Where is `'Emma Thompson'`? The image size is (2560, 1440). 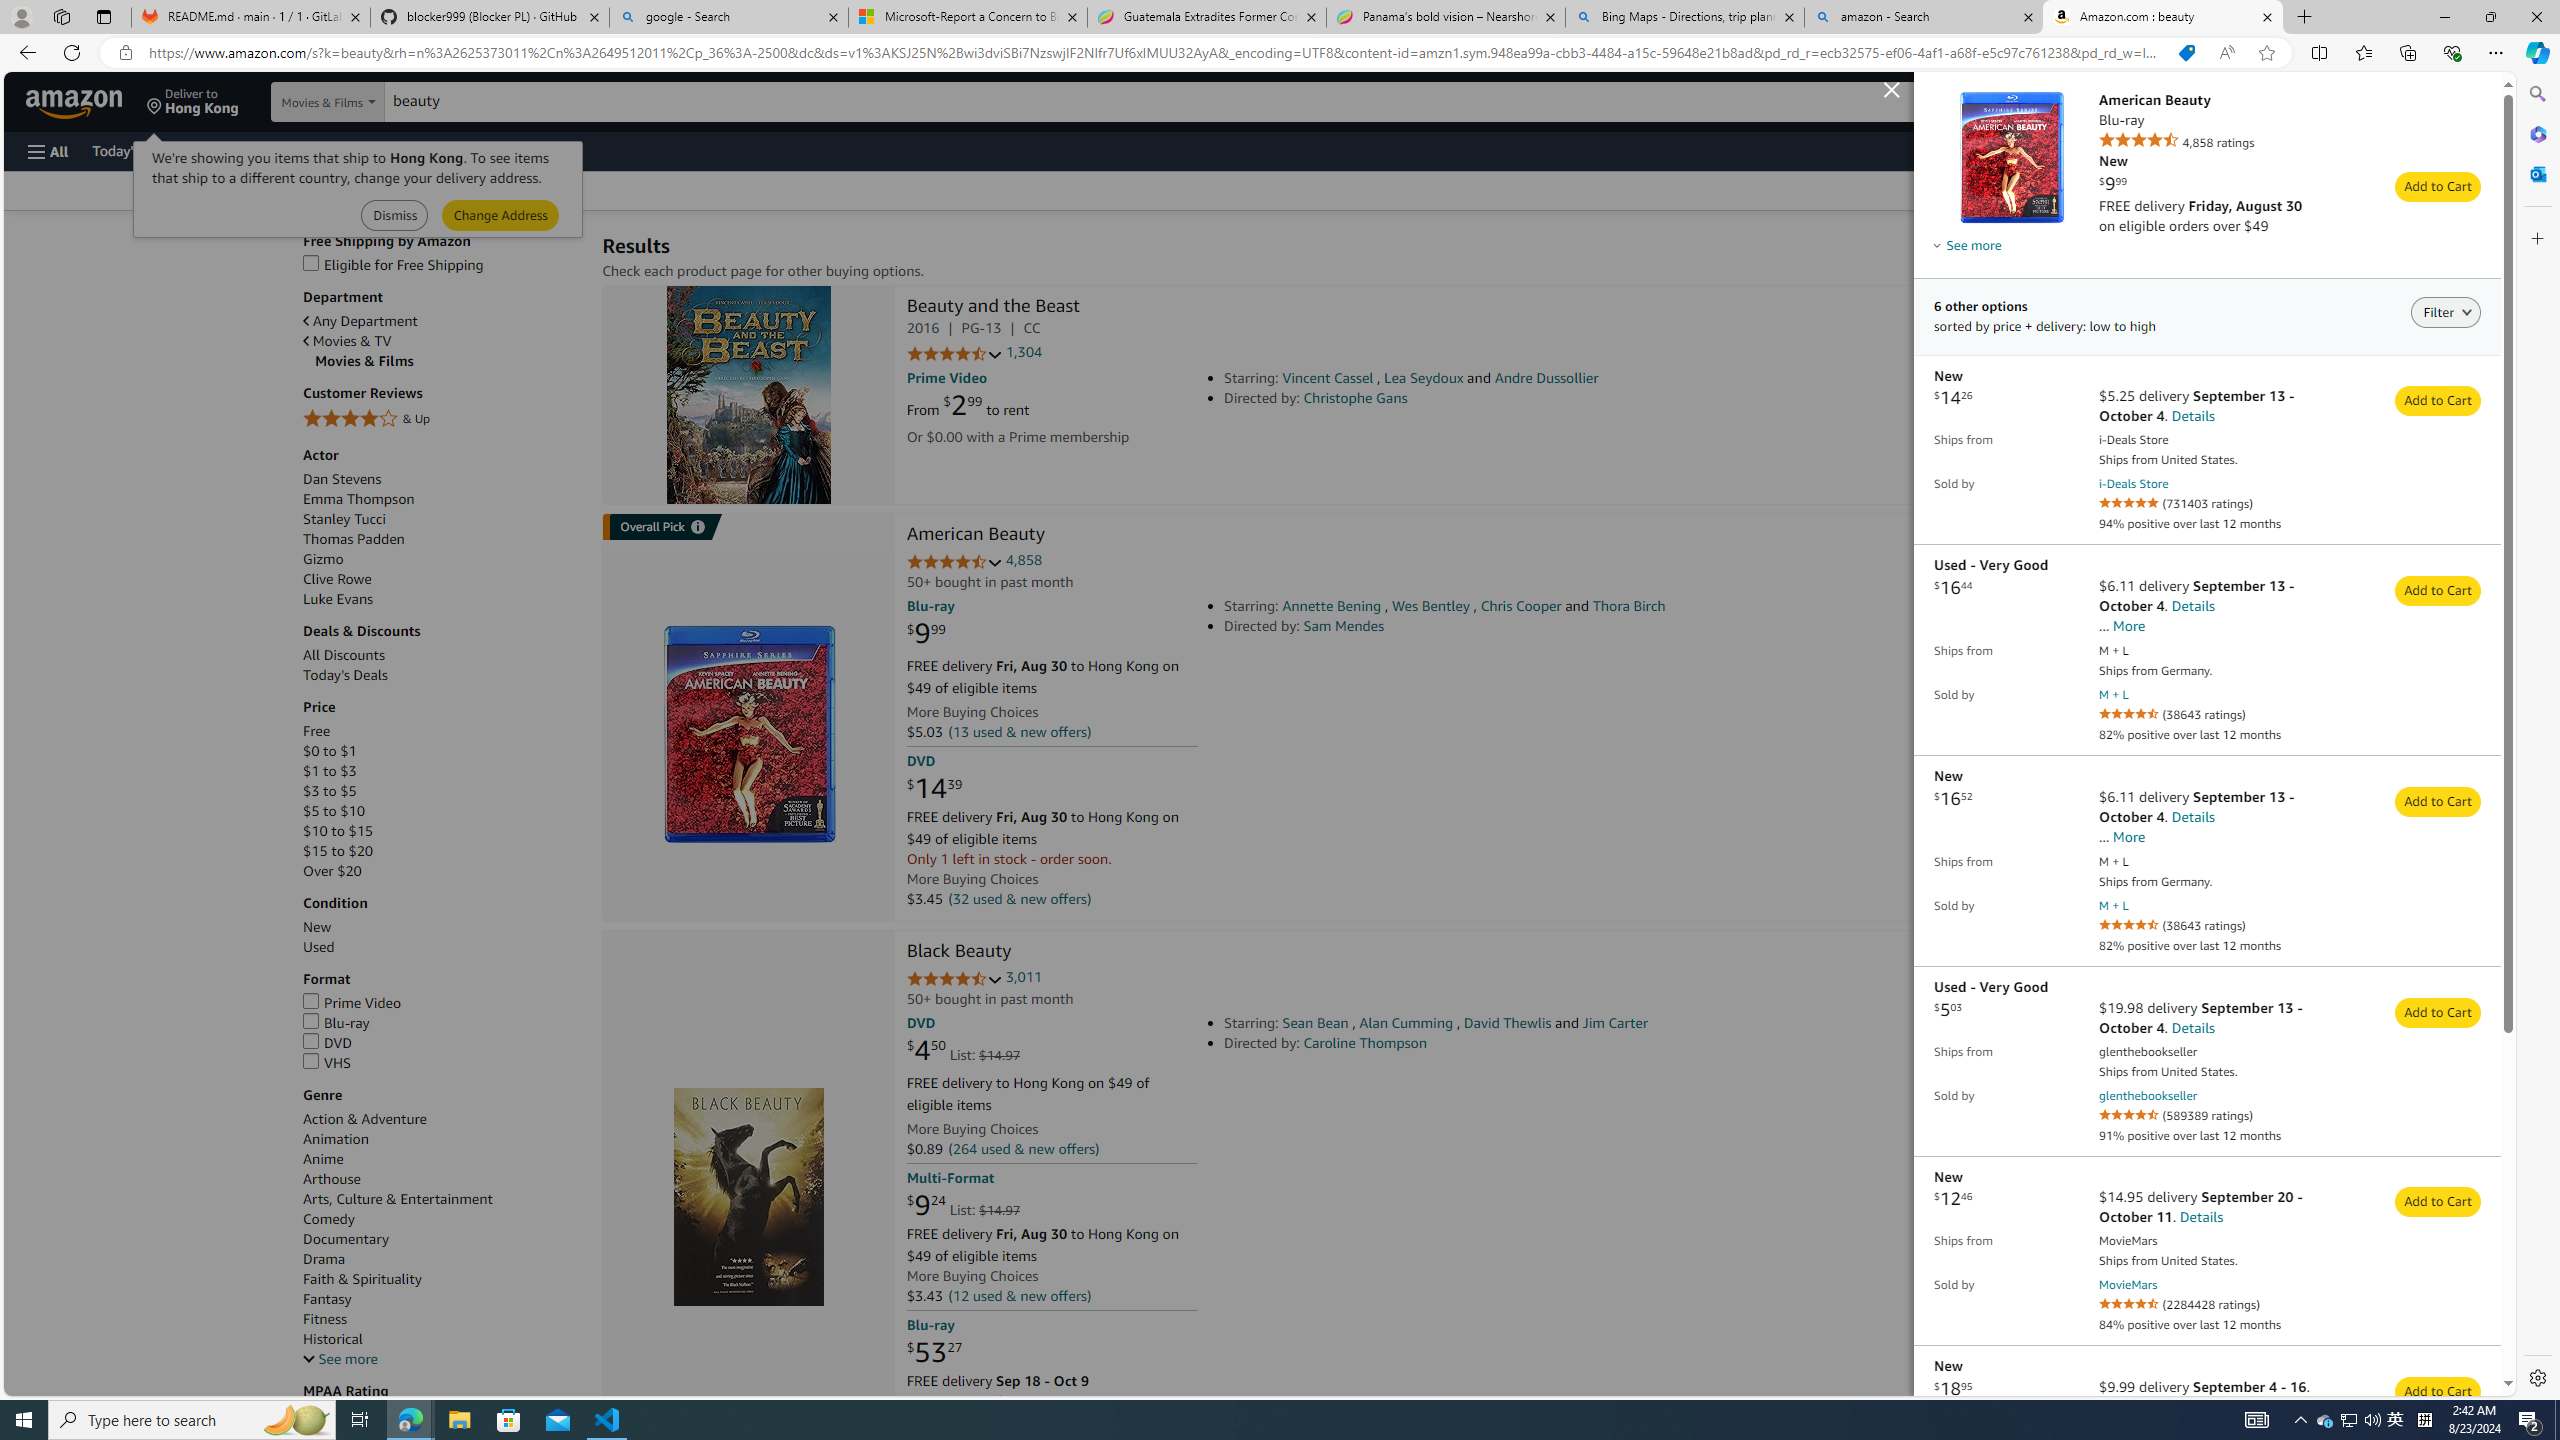
'Emma Thompson' is located at coordinates (358, 497).